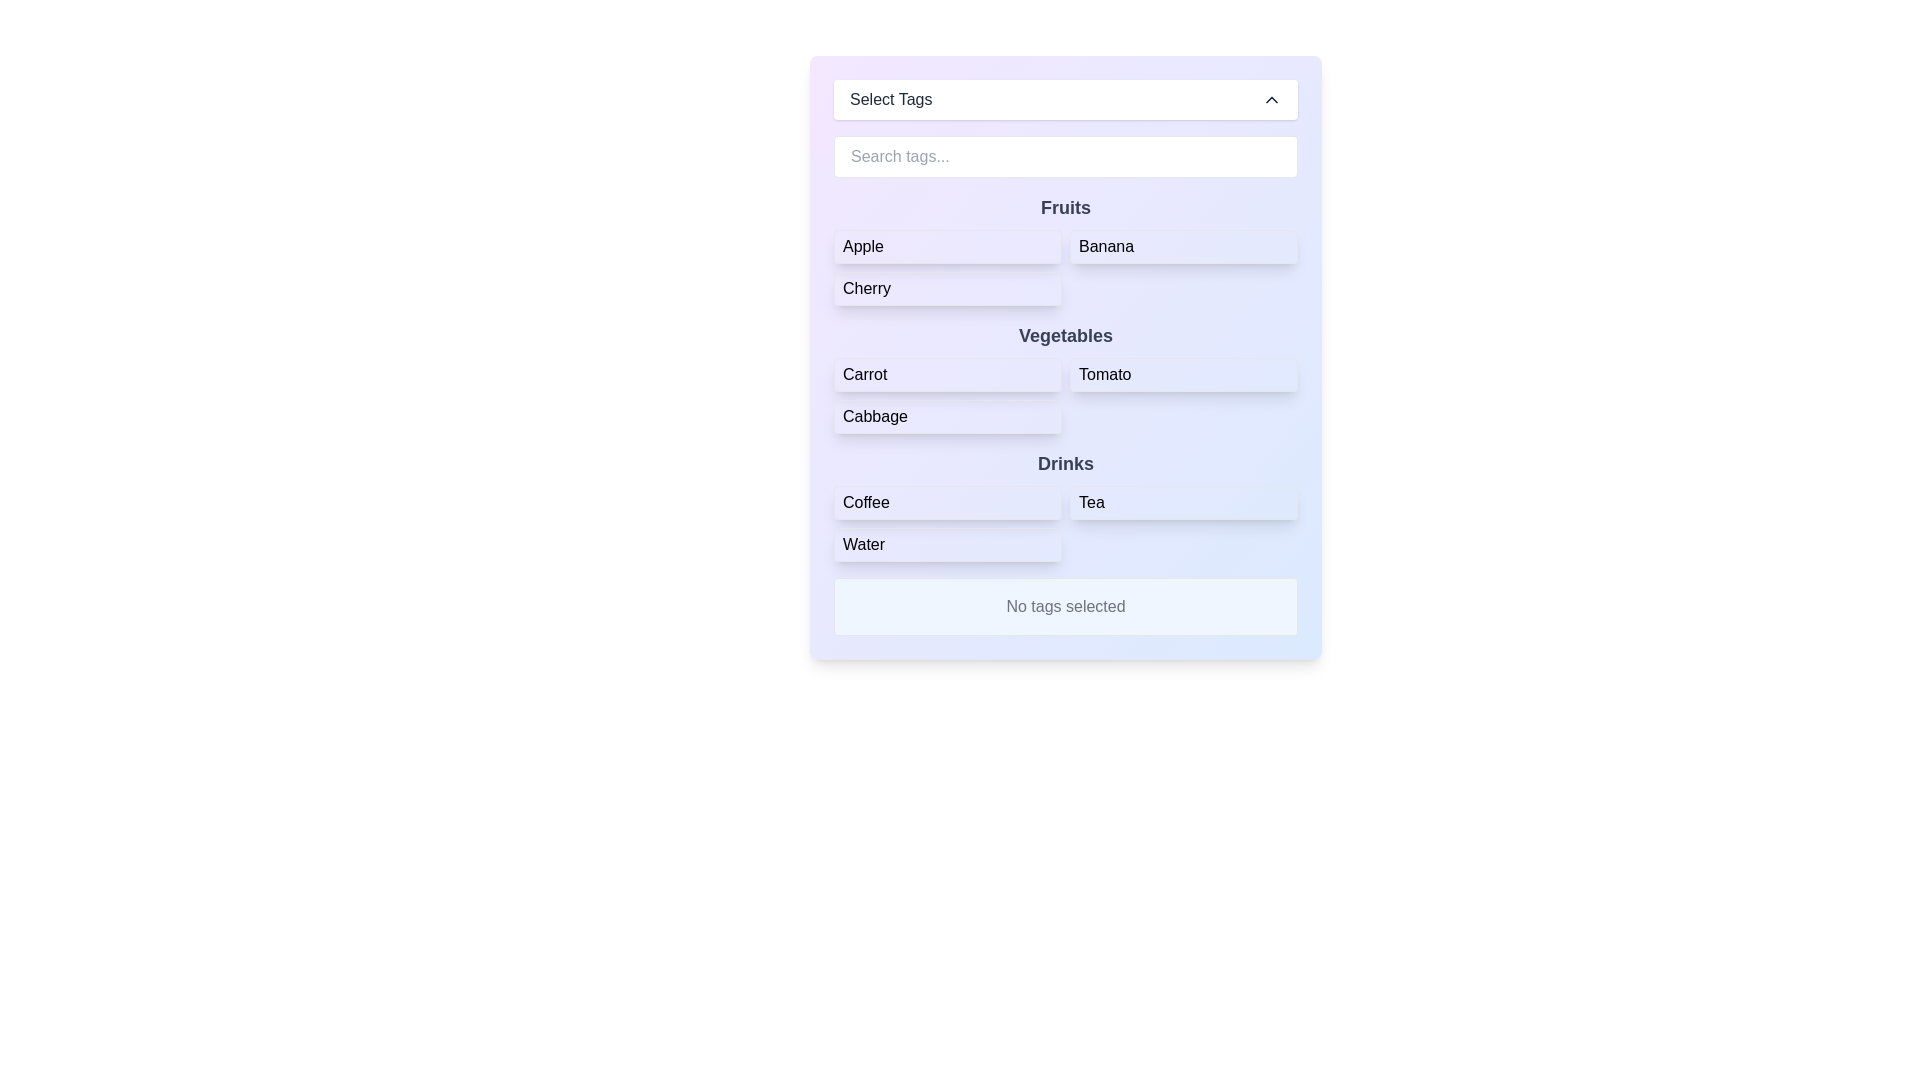 This screenshot has height=1080, width=1920. What do you see at coordinates (1184, 245) in the screenshot?
I see `the rectangular button labeled 'Banana' located in the 'Fruits' grid` at bounding box center [1184, 245].